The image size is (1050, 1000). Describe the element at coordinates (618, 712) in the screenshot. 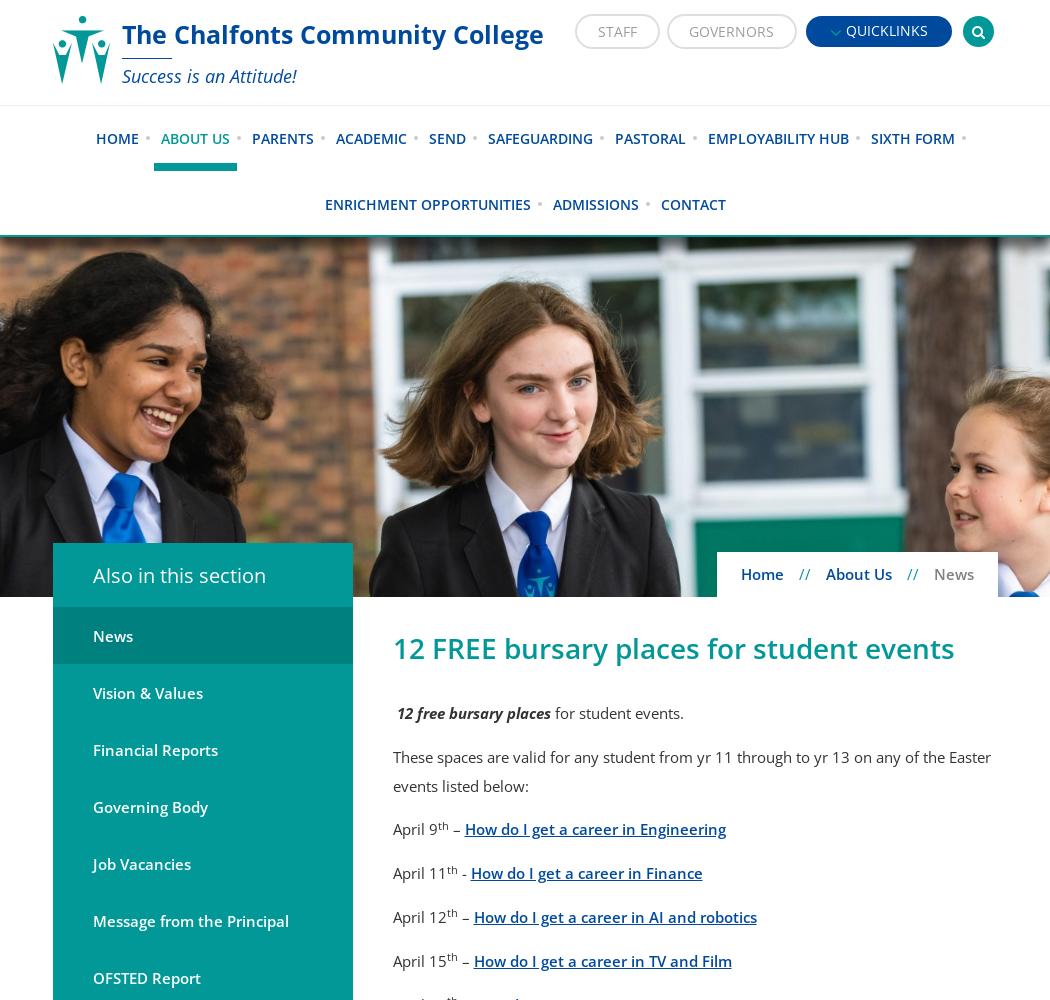

I see `'for student events.'` at that location.